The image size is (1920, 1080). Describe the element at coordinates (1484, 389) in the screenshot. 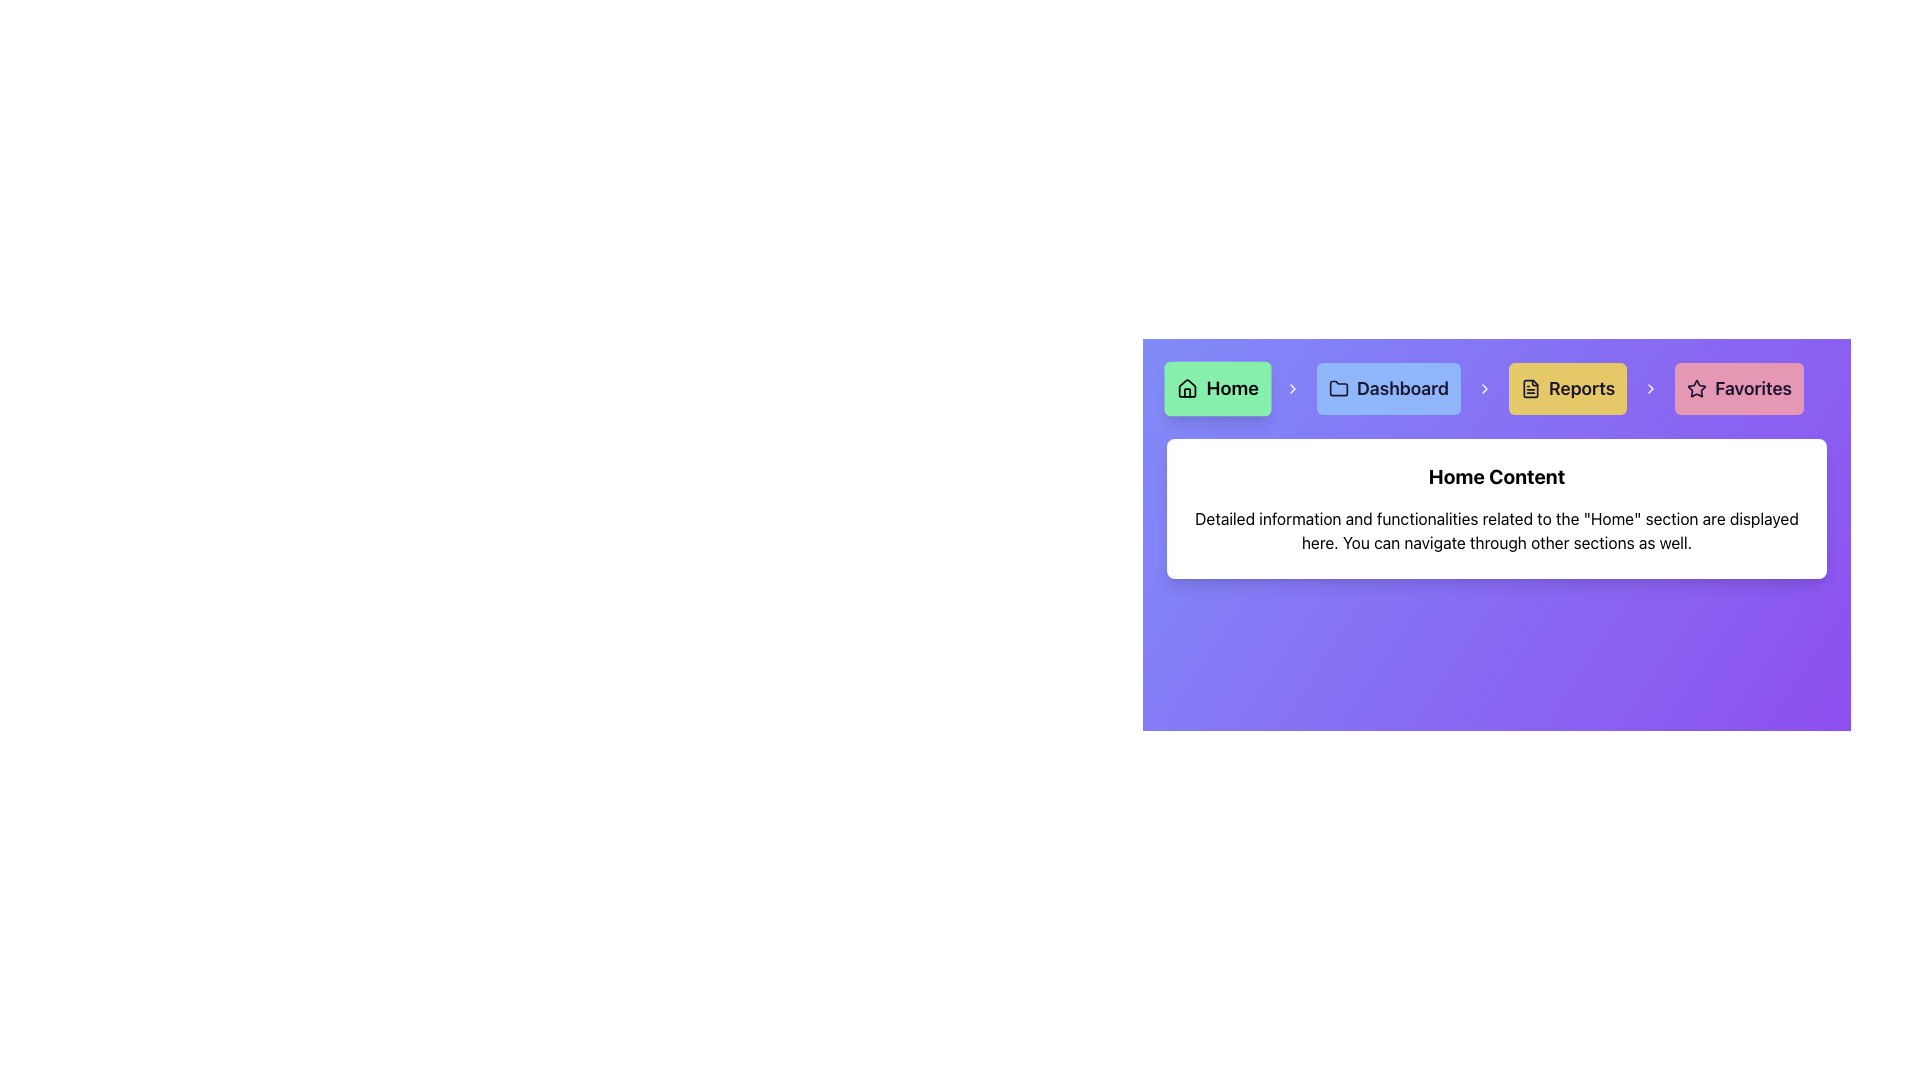

I see `the third chevron icon in the navigation bar` at that location.